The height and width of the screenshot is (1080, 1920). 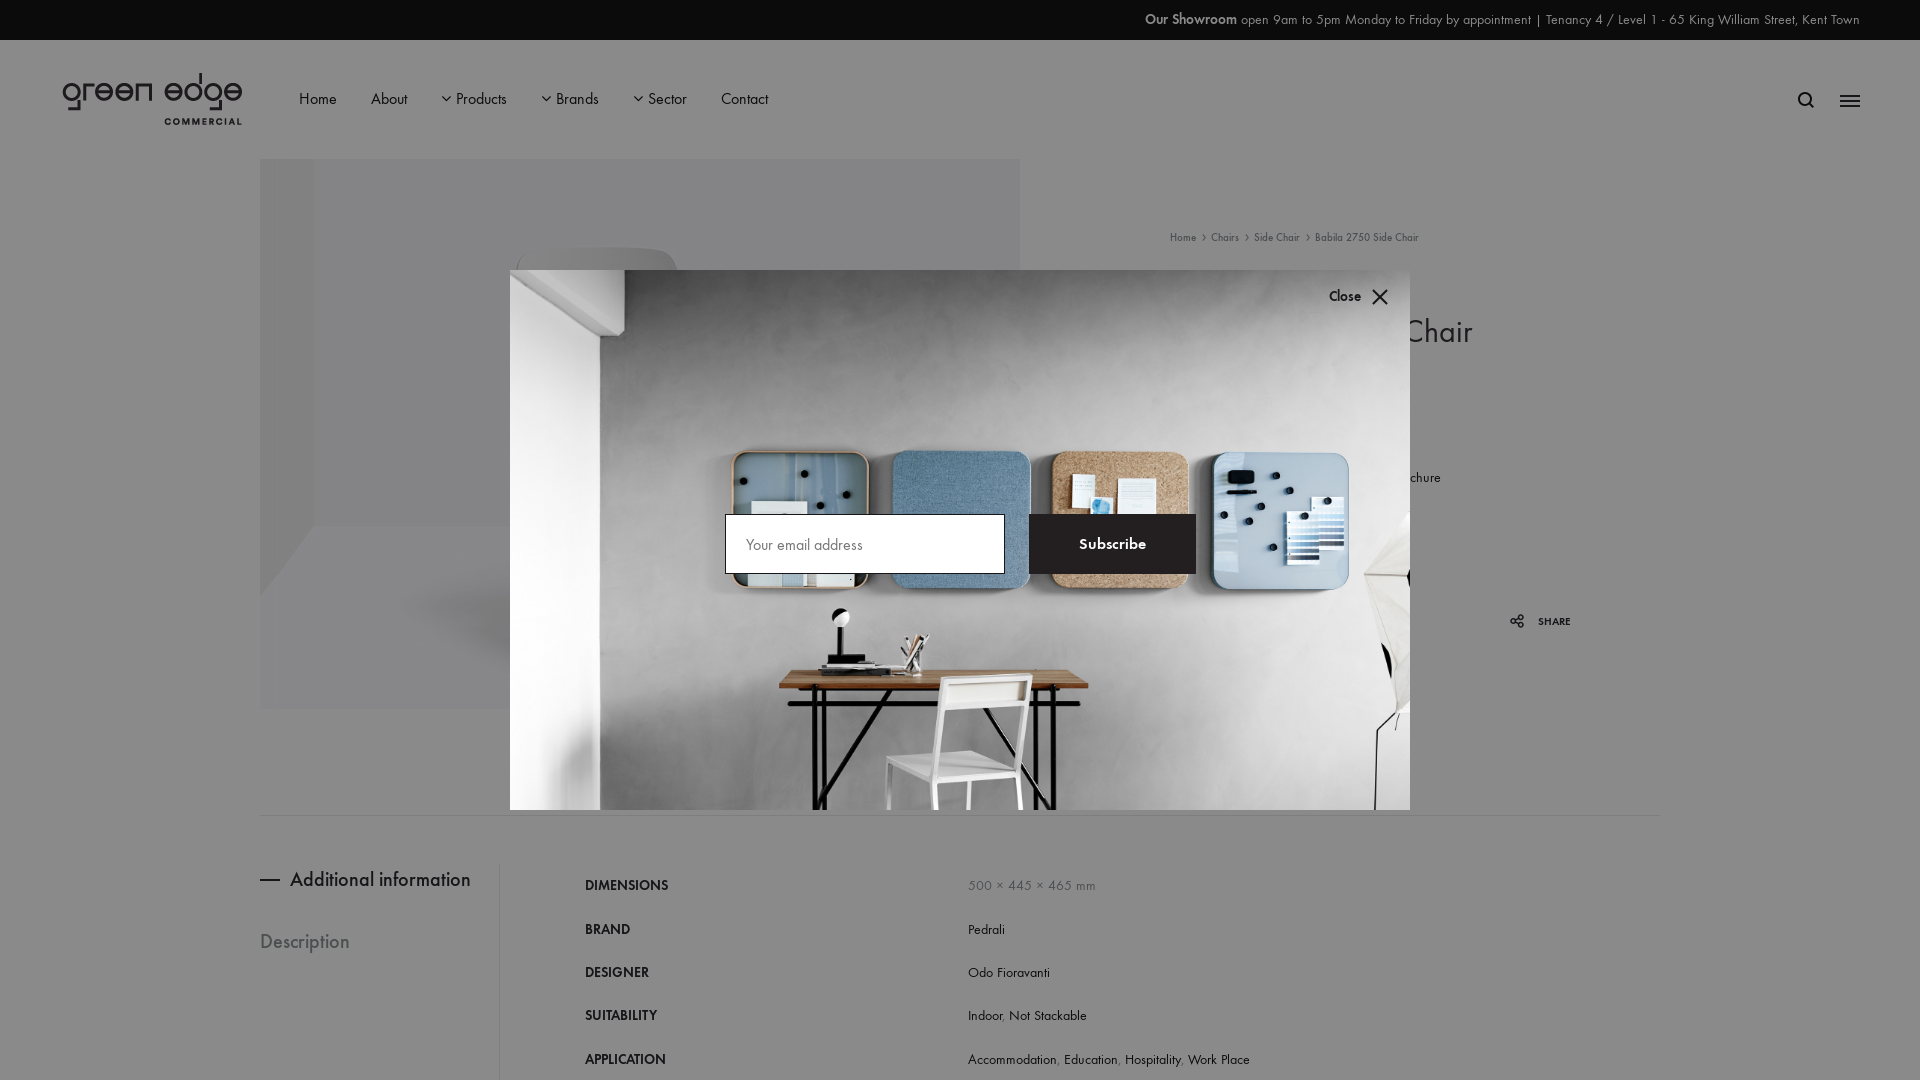 What do you see at coordinates (968, 1015) in the screenshot?
I see `'Indoor'` at bounding box center [968, 1015].